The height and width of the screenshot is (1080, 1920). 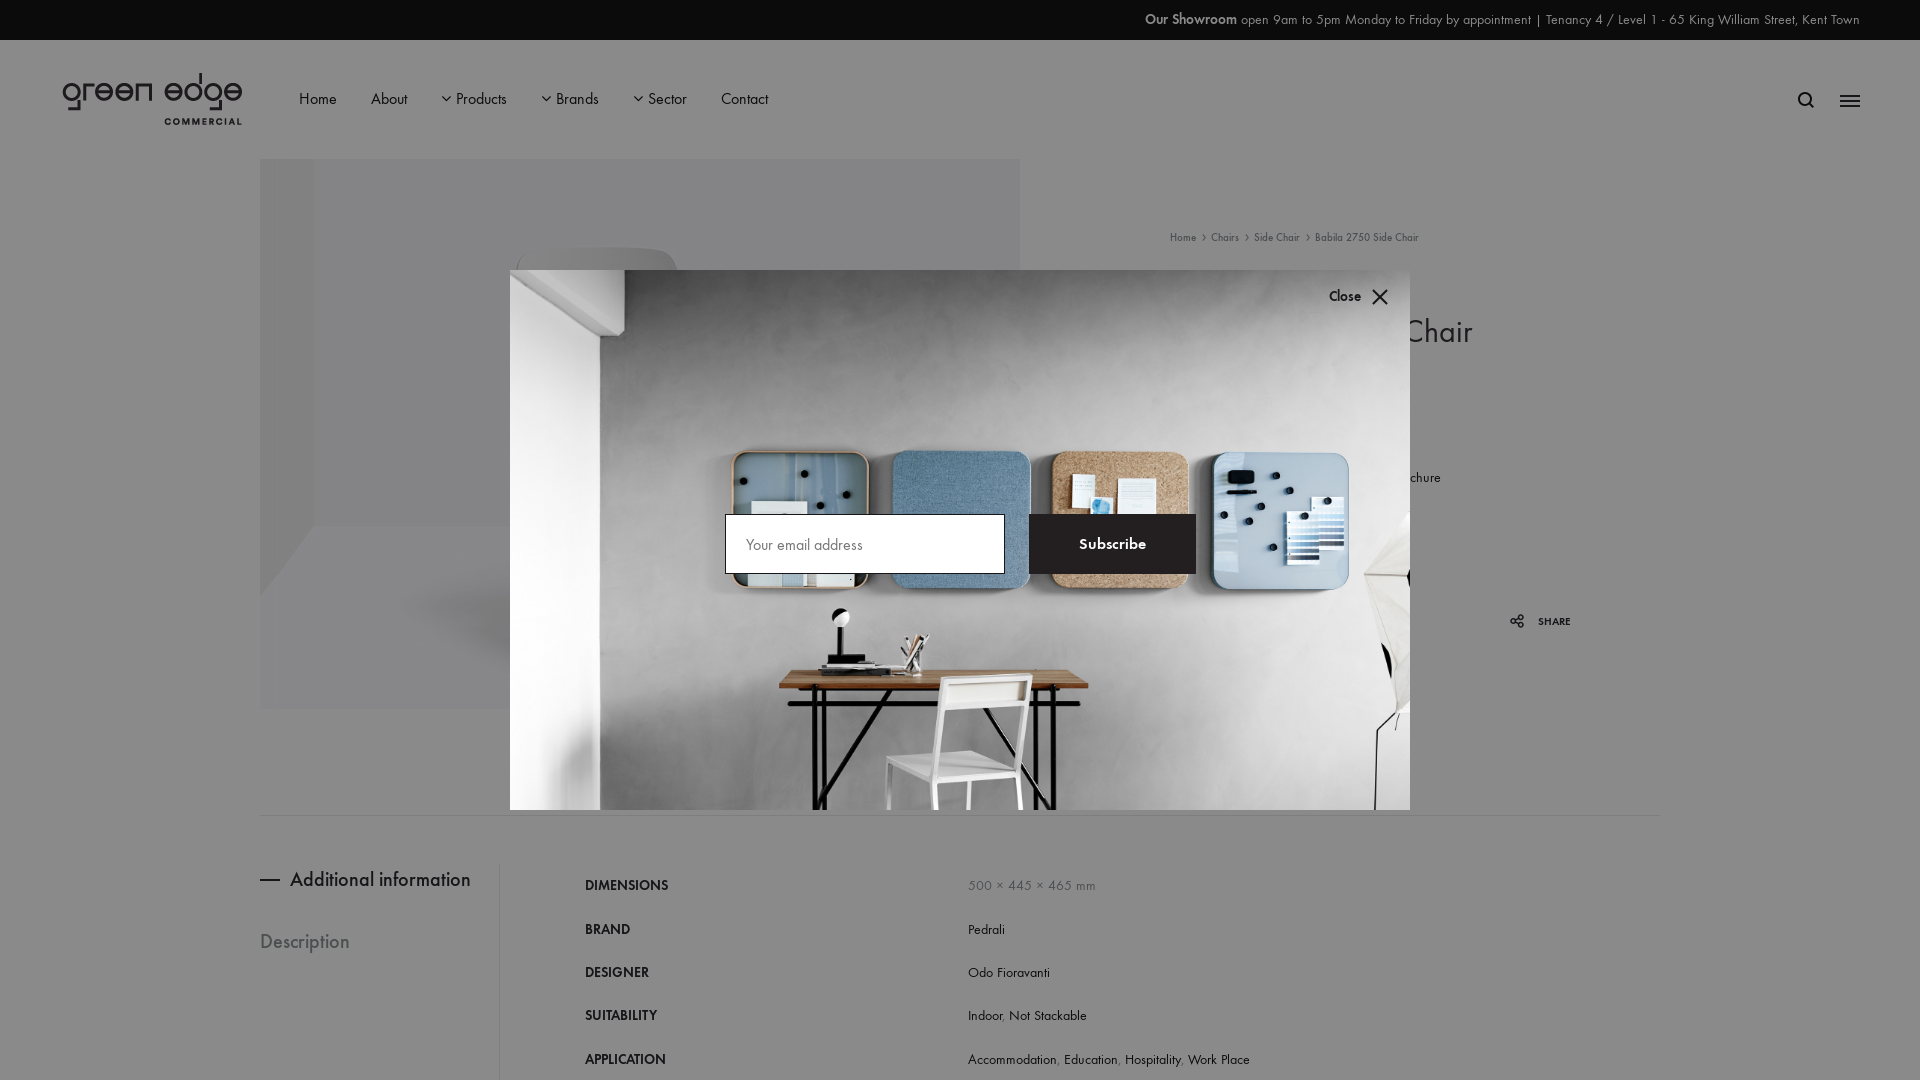 What do you see at coordinates (968, 1015) in the screenshot?
I see `'Indoor'` at bounding box center [968, 1015].